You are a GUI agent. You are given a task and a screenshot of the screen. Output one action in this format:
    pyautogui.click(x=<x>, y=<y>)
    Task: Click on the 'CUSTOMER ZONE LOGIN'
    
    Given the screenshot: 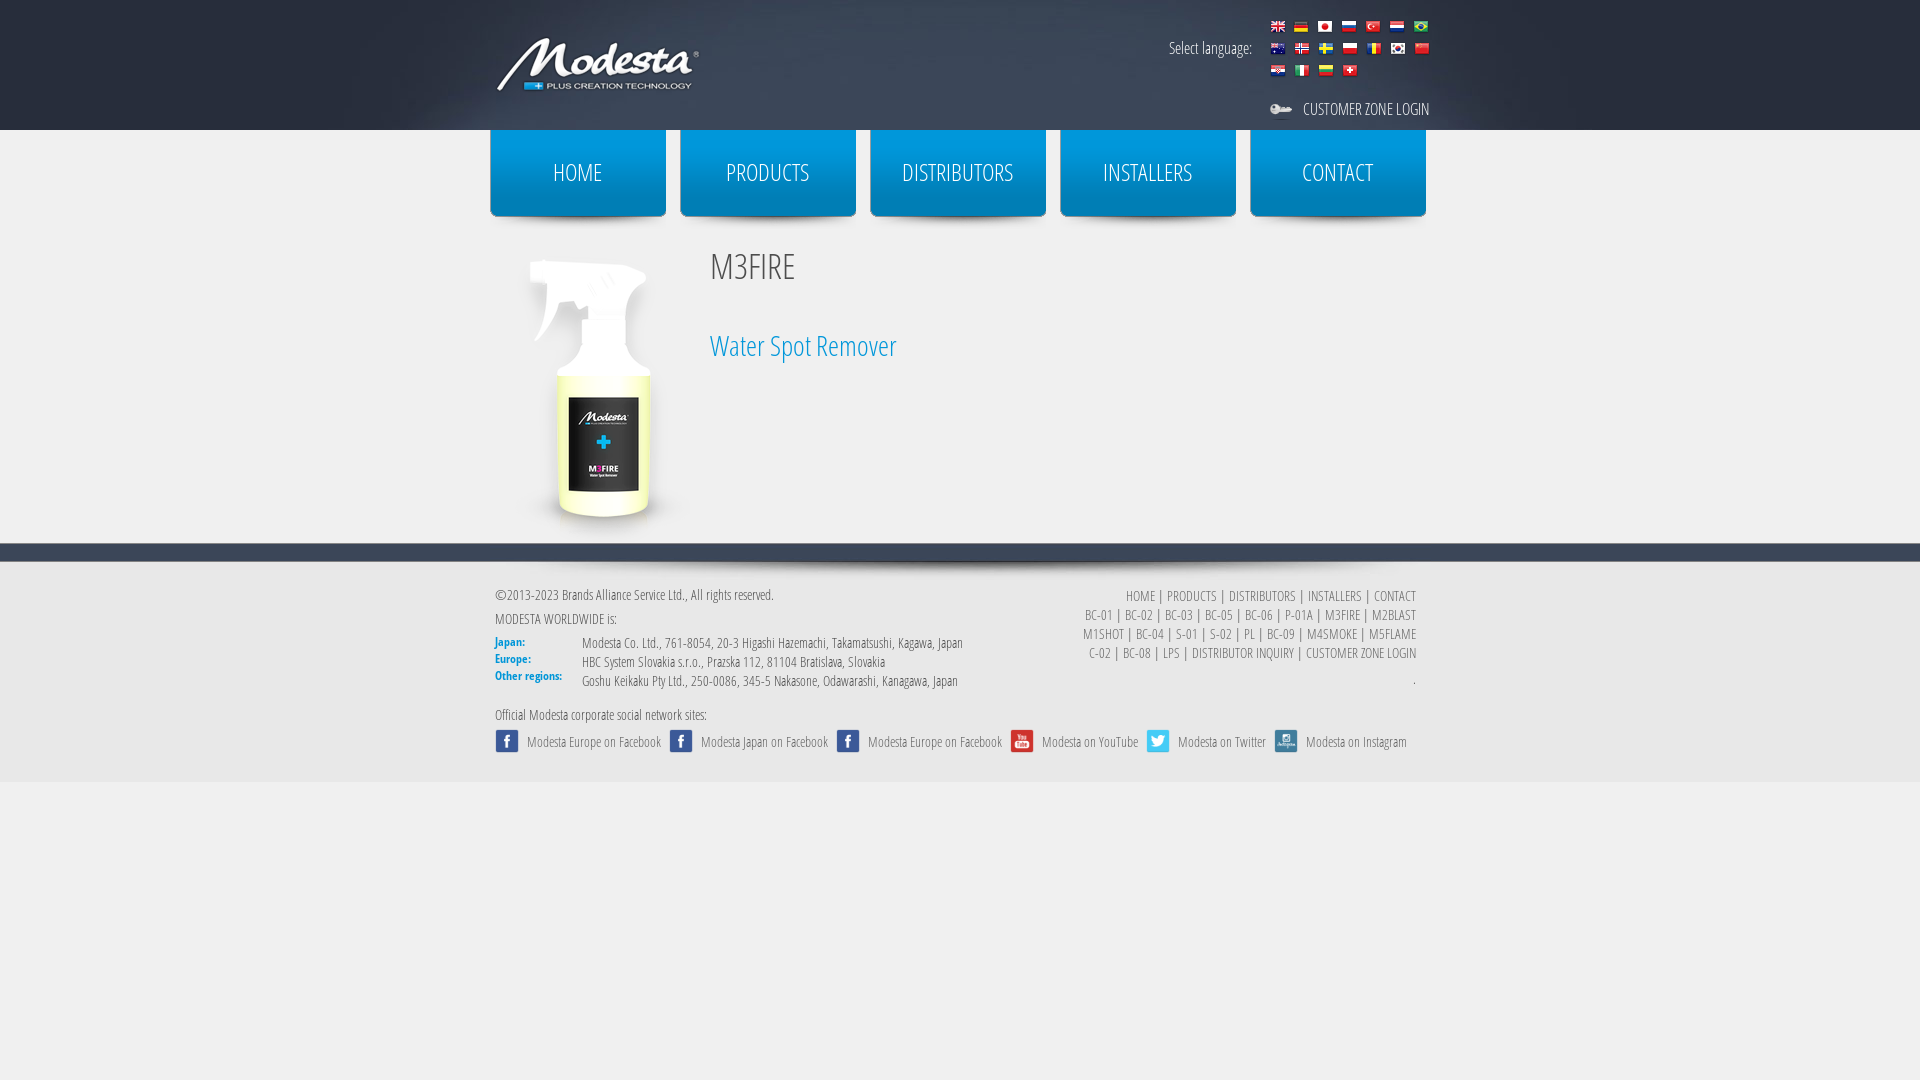 What is the action you would take?
    pyautogui.click(x=1302, y=108)
    